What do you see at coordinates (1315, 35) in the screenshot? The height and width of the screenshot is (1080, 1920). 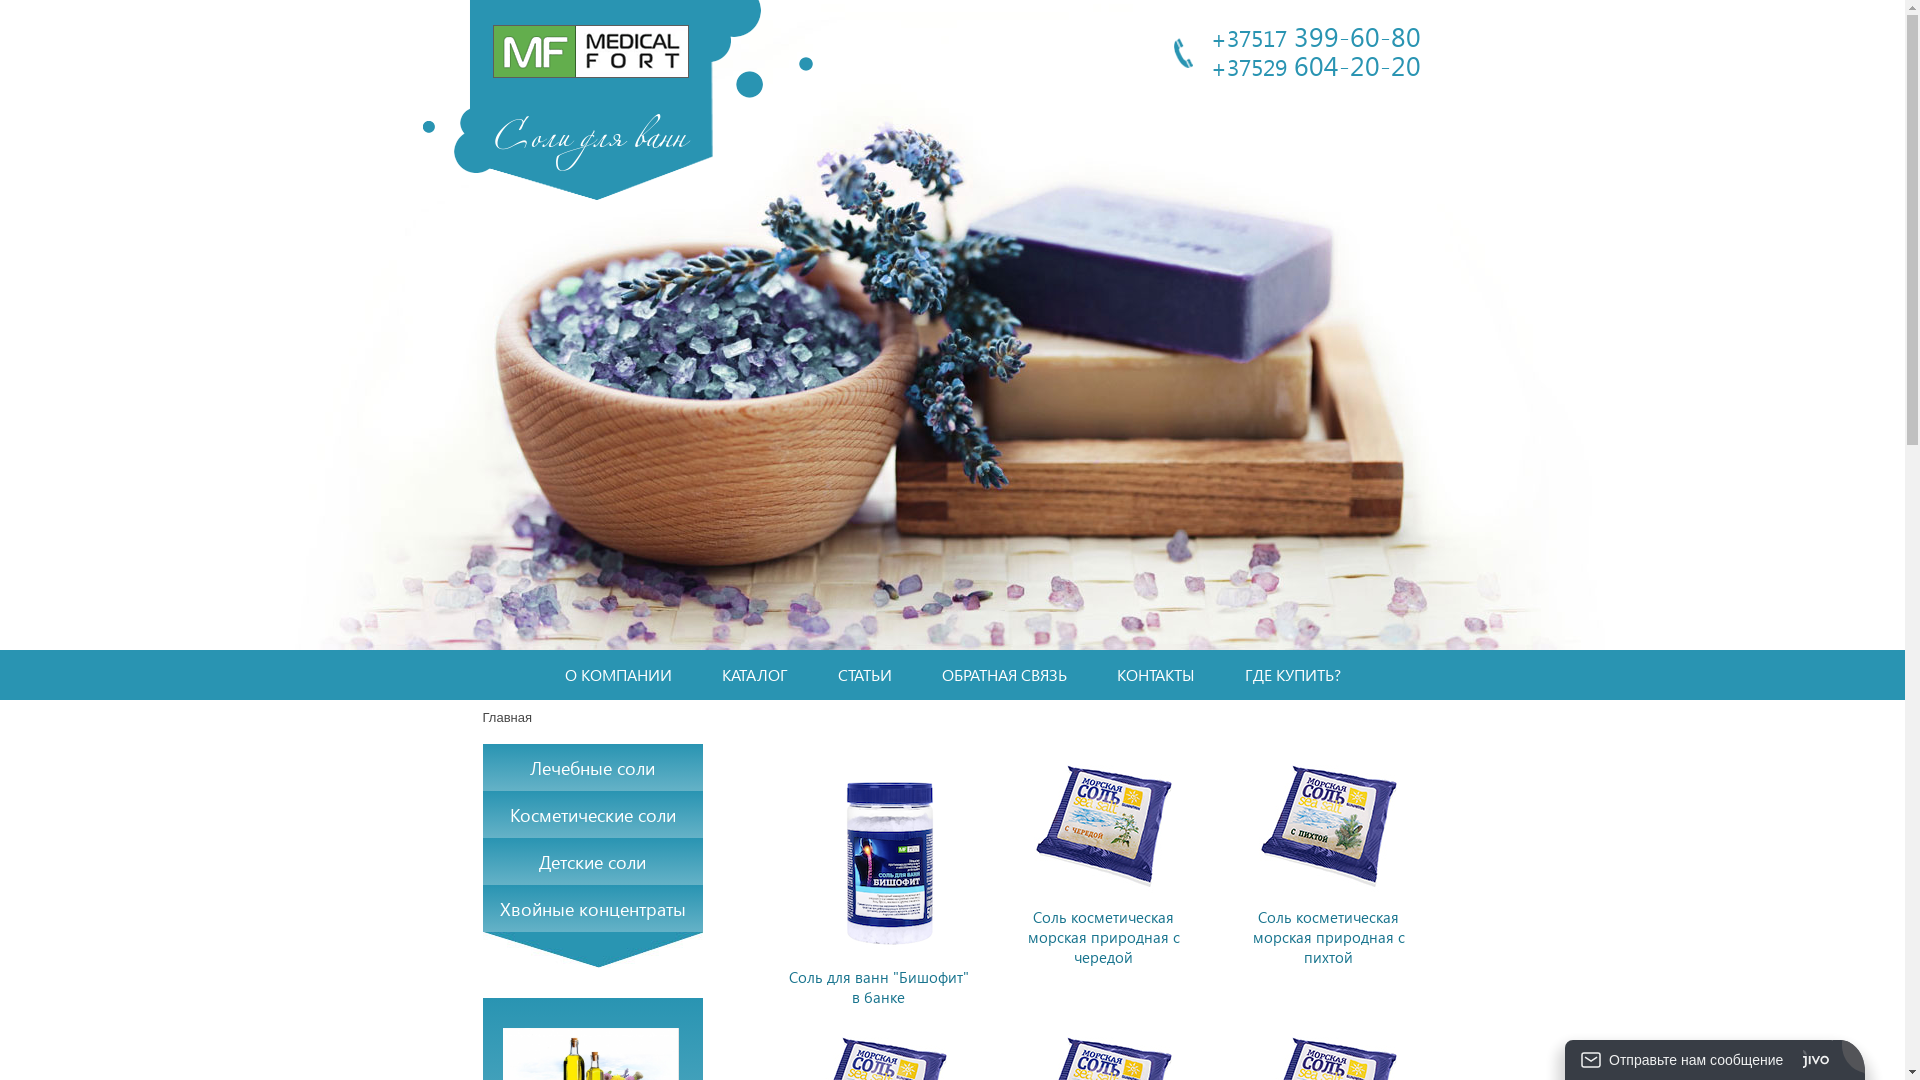 I see `'+37517 399-60-80'` at bounding box center [1315, 35].